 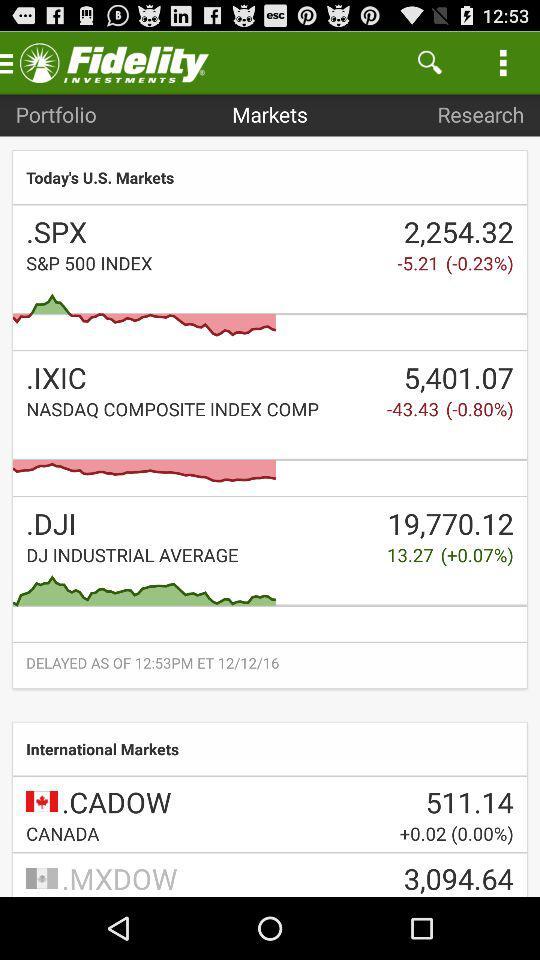 I want to click on item next to the markets icon, so click(x=56, y=114).